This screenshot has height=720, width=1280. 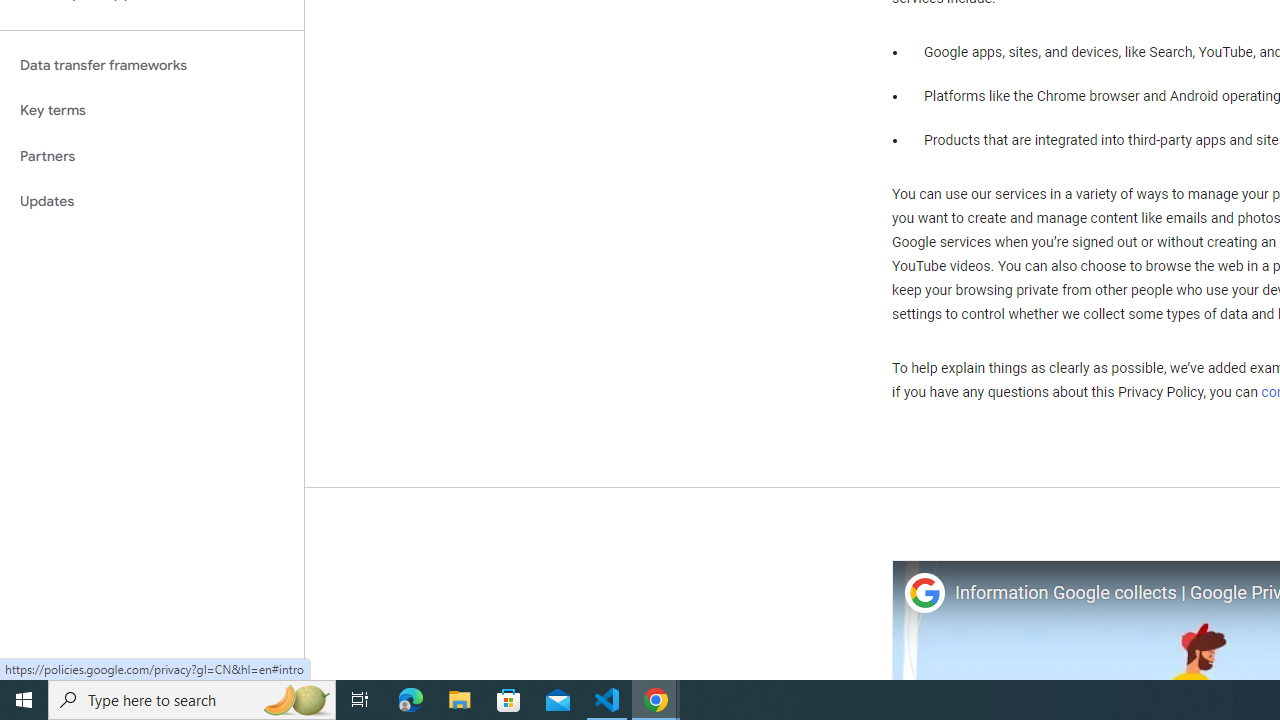 What do you see at coordinates (151, 201) in the screenshot?
I see `'Updates'` at bounding box center [151, 201].